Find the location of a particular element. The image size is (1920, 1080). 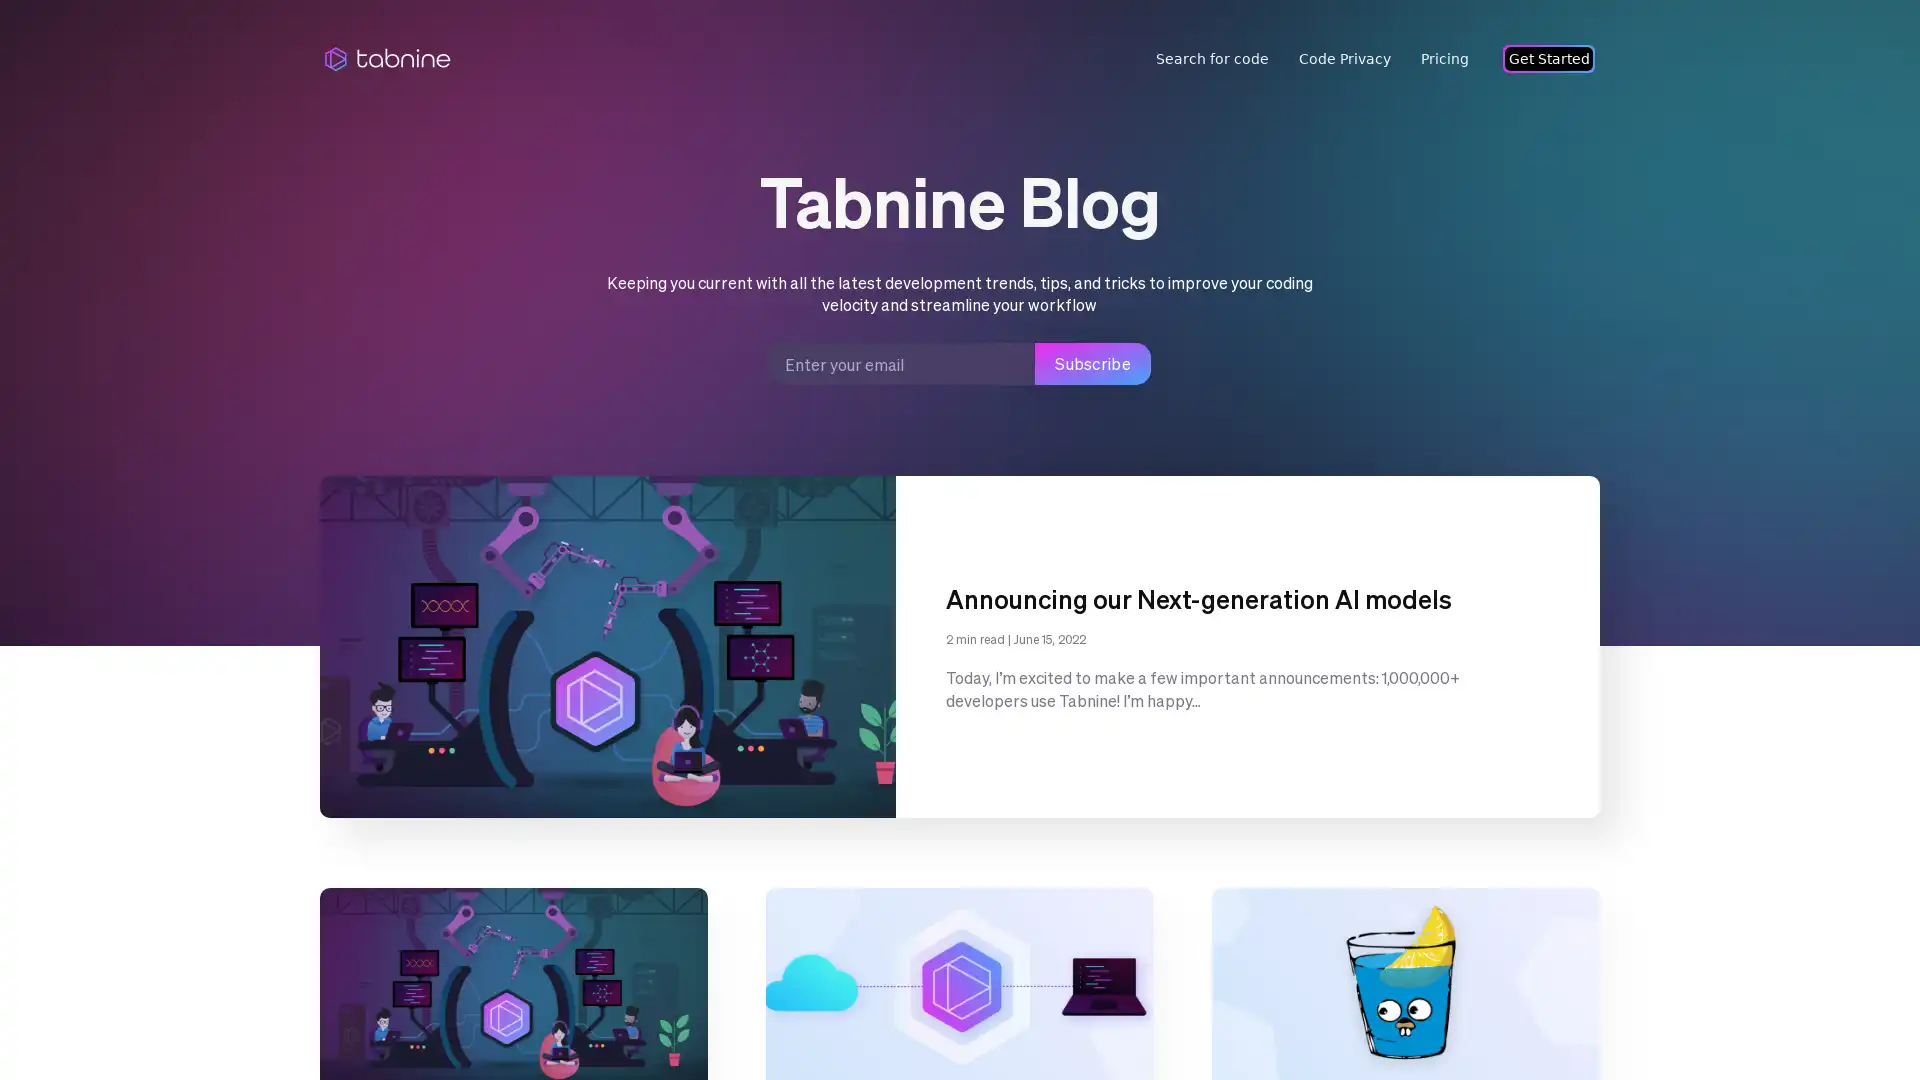

Dismiss Message is located at coordinates (1815, 1003).